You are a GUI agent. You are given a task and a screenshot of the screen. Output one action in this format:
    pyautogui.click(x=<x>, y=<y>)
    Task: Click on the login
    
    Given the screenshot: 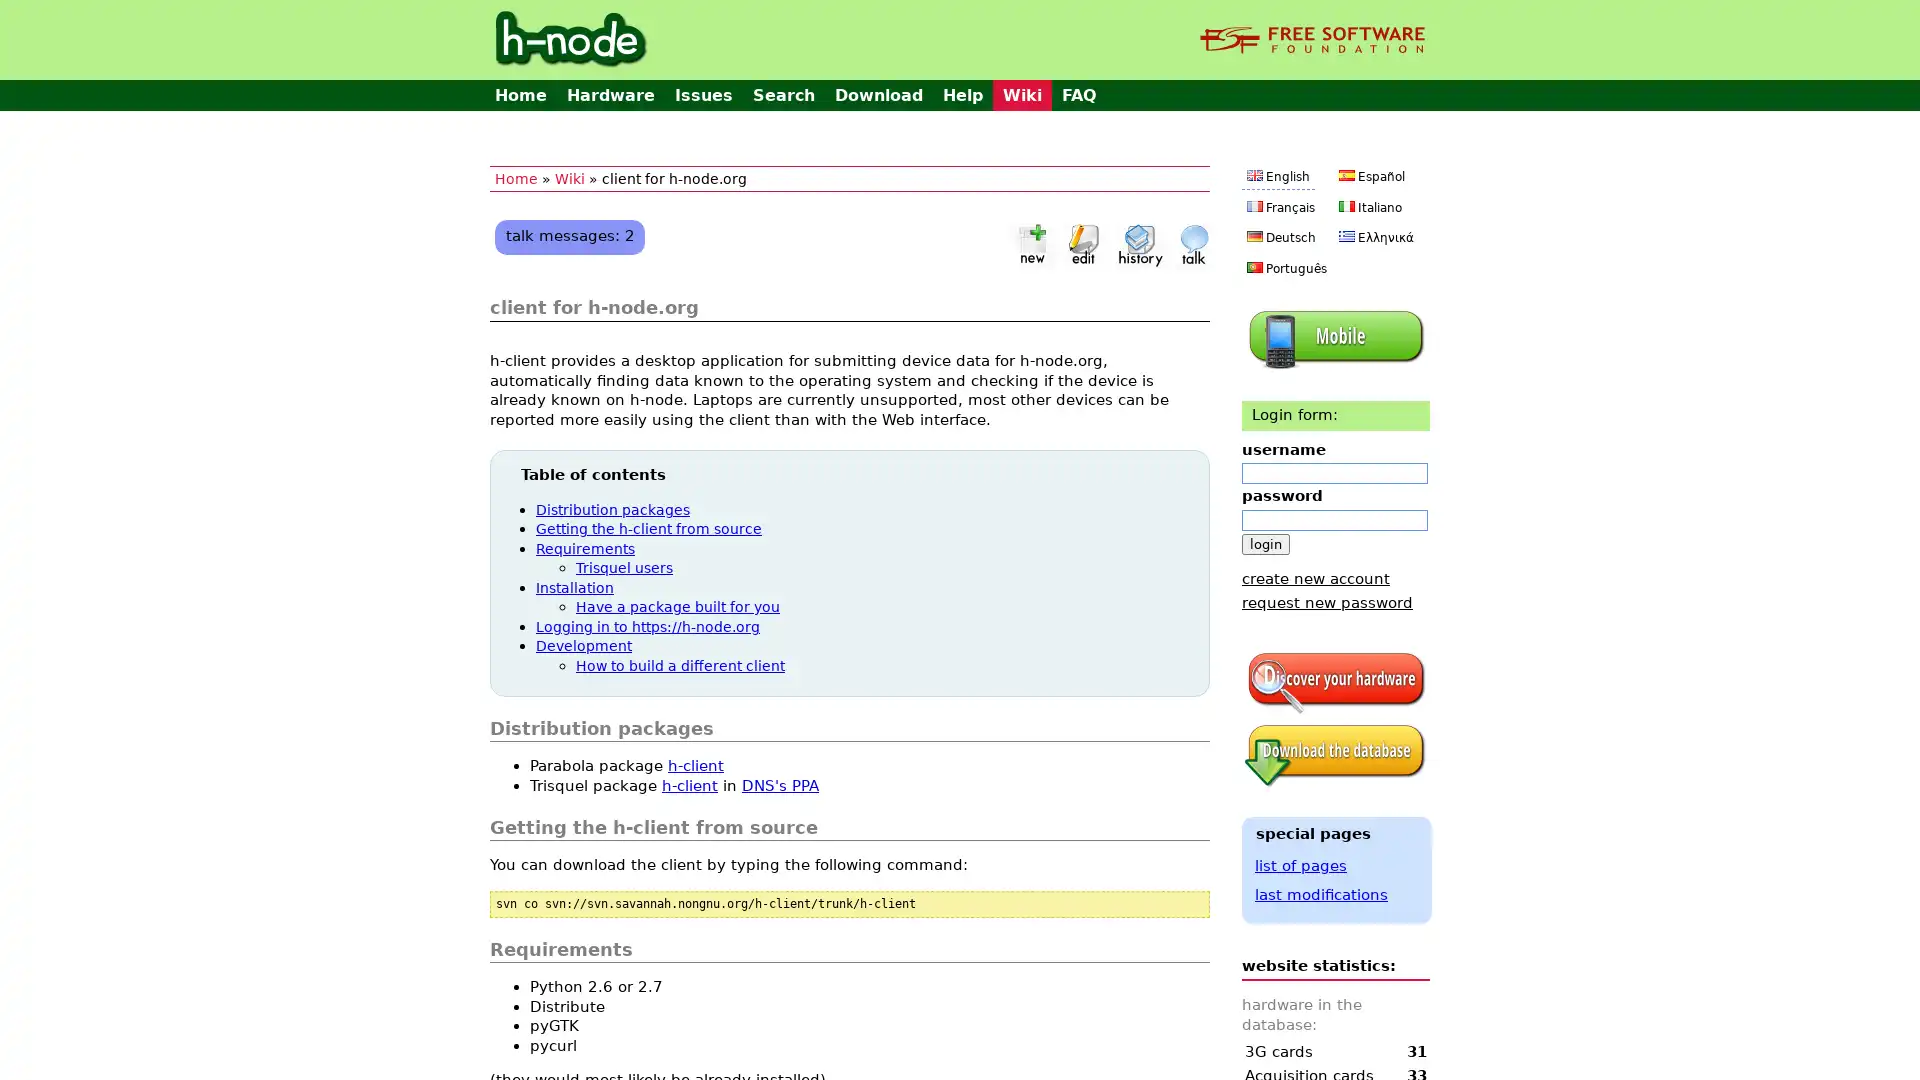 What is the action you would take?
    pyautogui.click(x=1265, y=543)
    